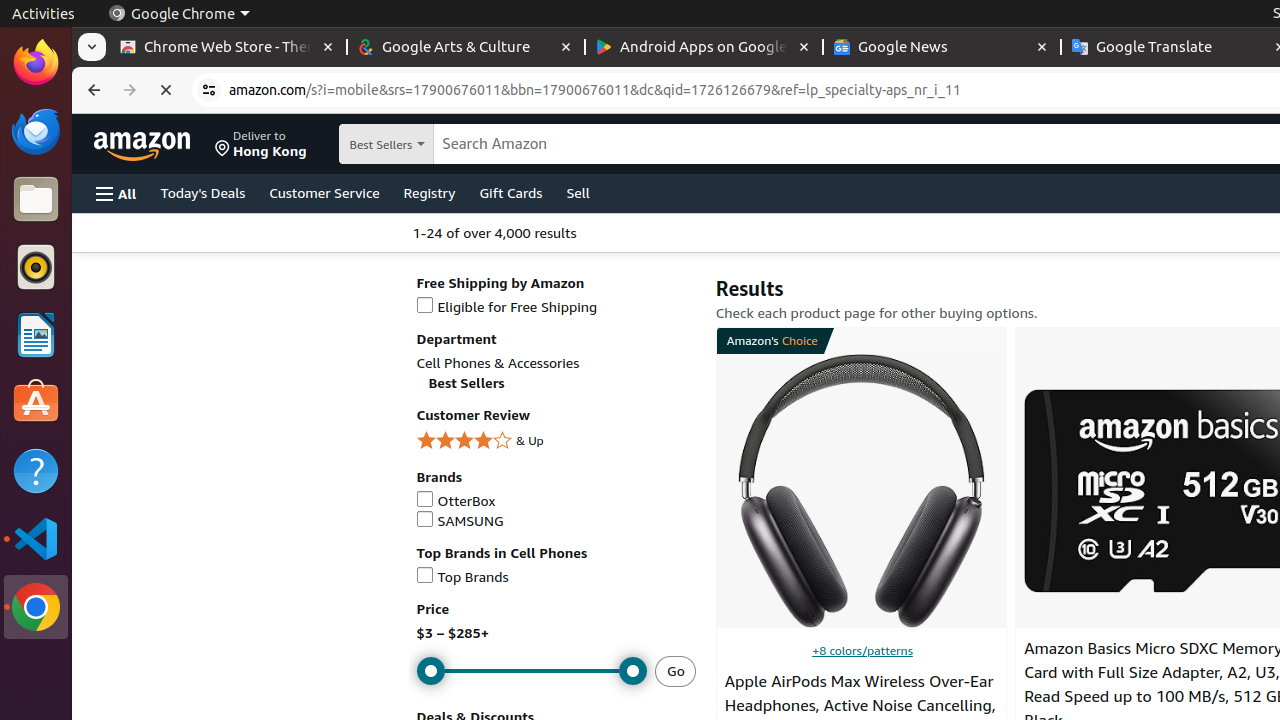 This screenshot has height=720, width=1280. What do you see at coordinates (35, 403) in the screenshot?
I see `'Ubuntu Software'` at bounding box center [35, 403].